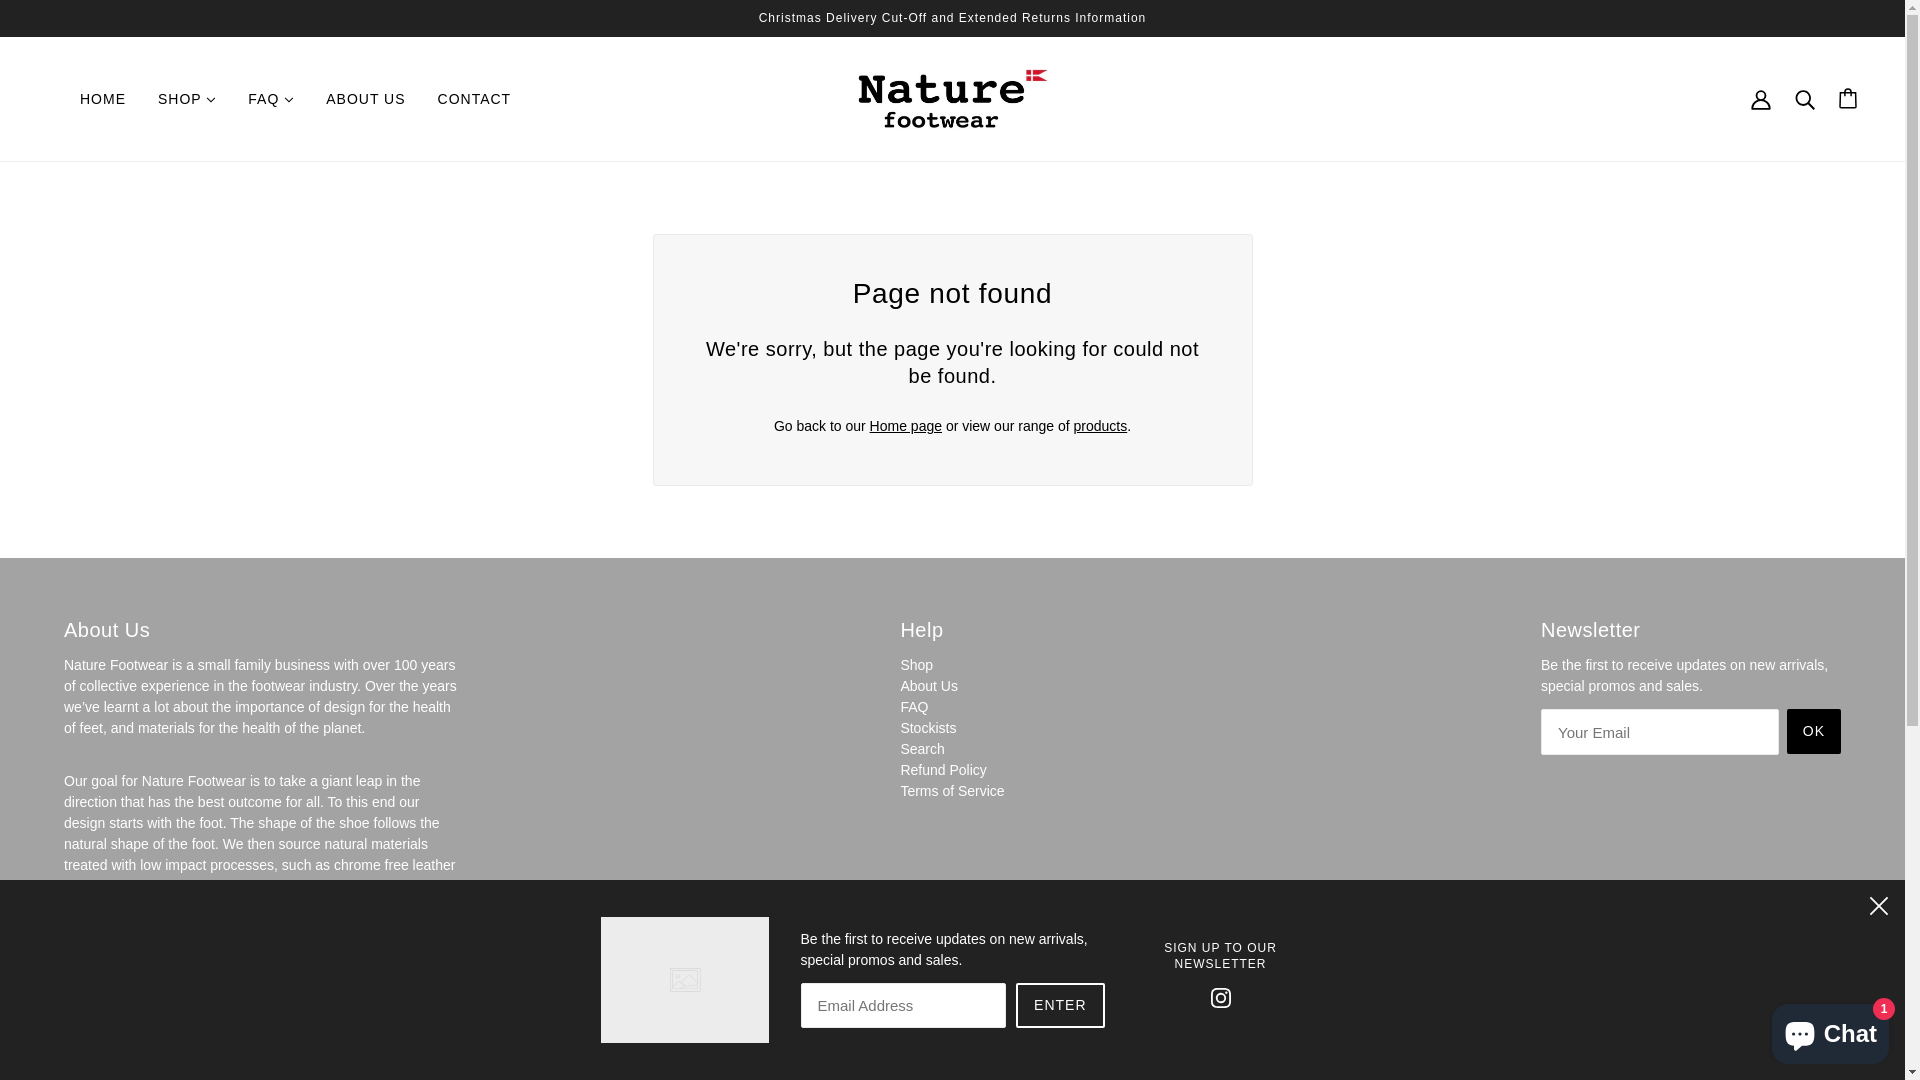 The height and width of the screenshot is (1080, 1920). Describe the element at coordinates (1099, 424) in the screenshot. I see `'products'` at that location.